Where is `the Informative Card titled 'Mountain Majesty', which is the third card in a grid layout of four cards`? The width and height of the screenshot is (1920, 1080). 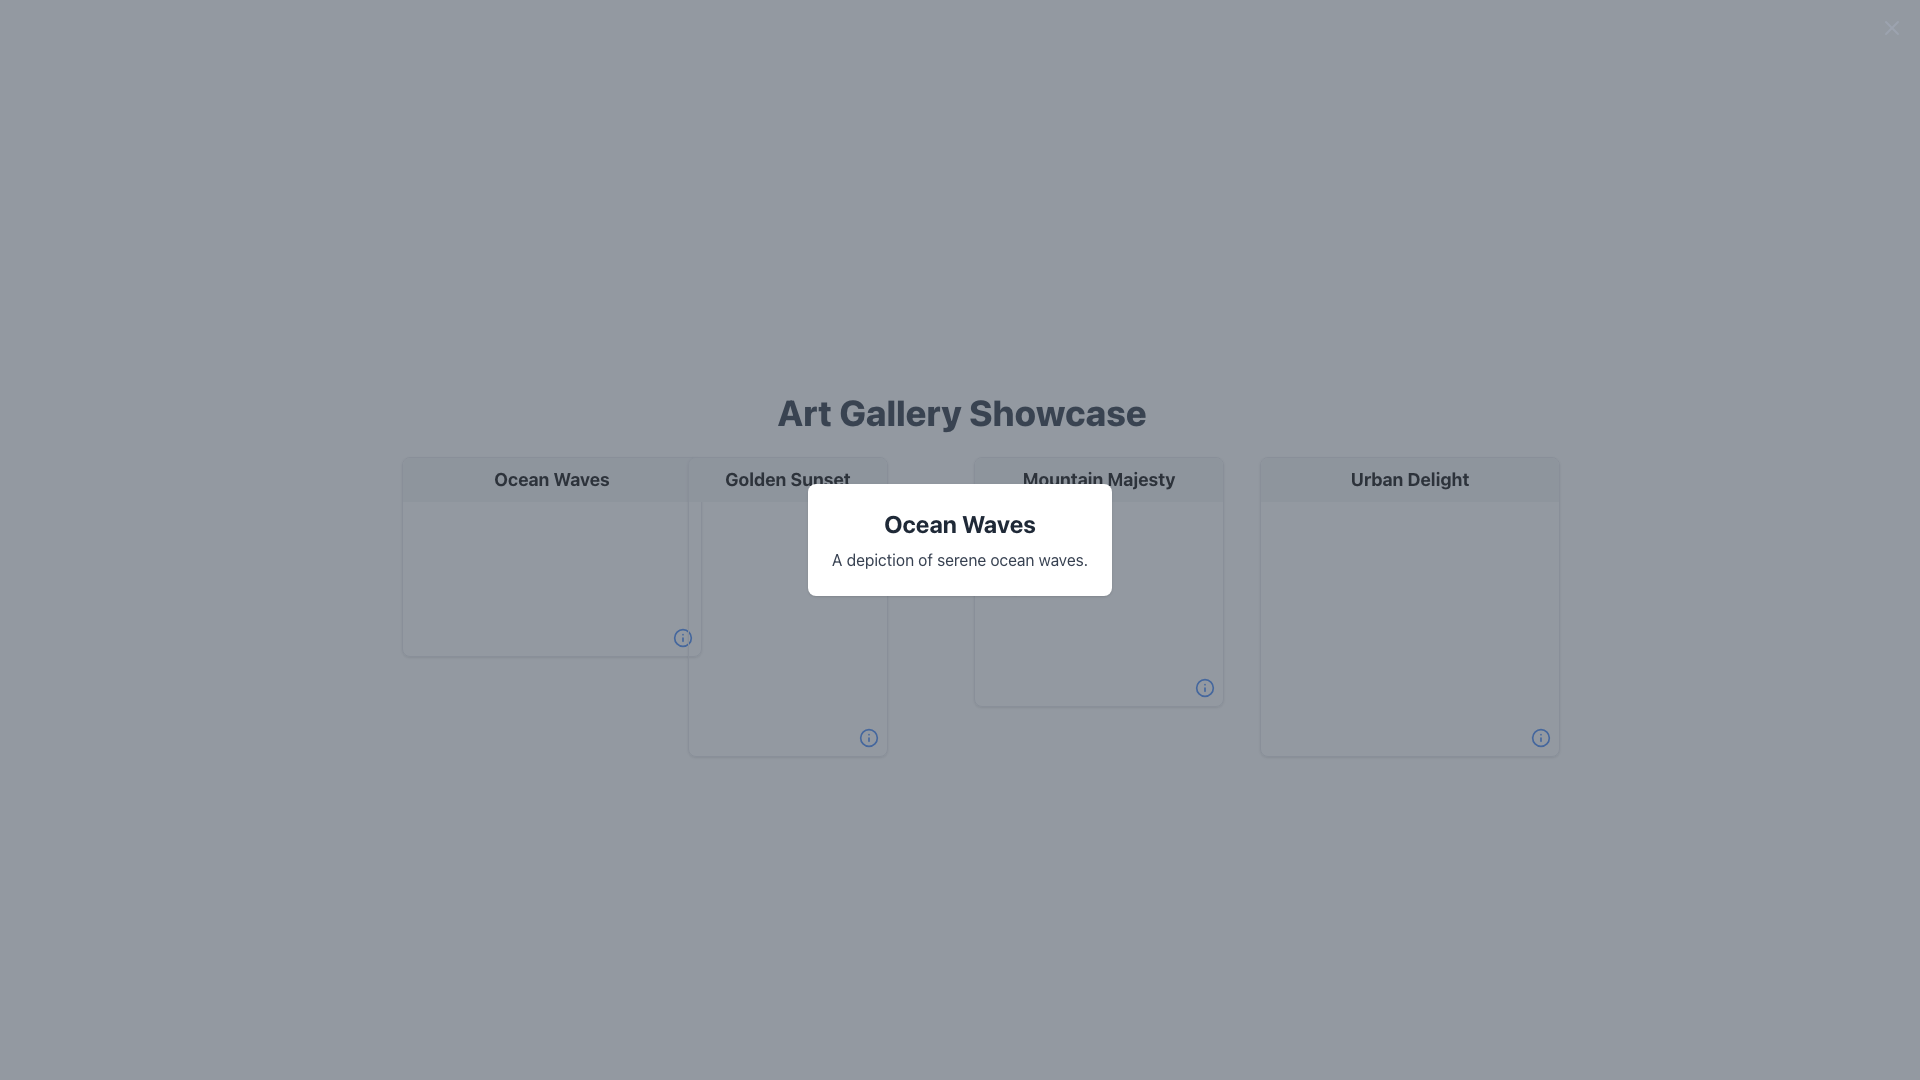 the Informative Card titled 'Mountain Majesty', which is the third card in a grid layout of four cards is located at coordinates (1098, 582).